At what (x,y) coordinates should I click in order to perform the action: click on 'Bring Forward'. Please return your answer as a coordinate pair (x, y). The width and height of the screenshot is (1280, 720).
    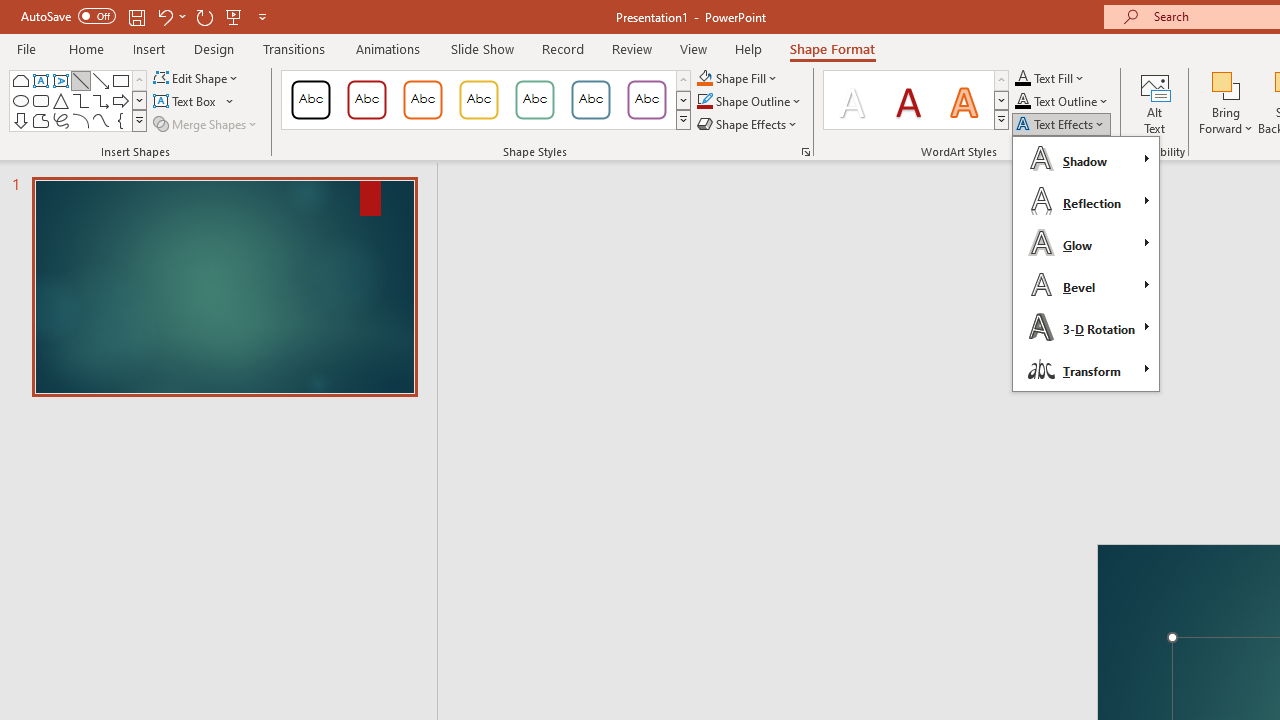
    Looking at the image, I should click on (1225, 84).